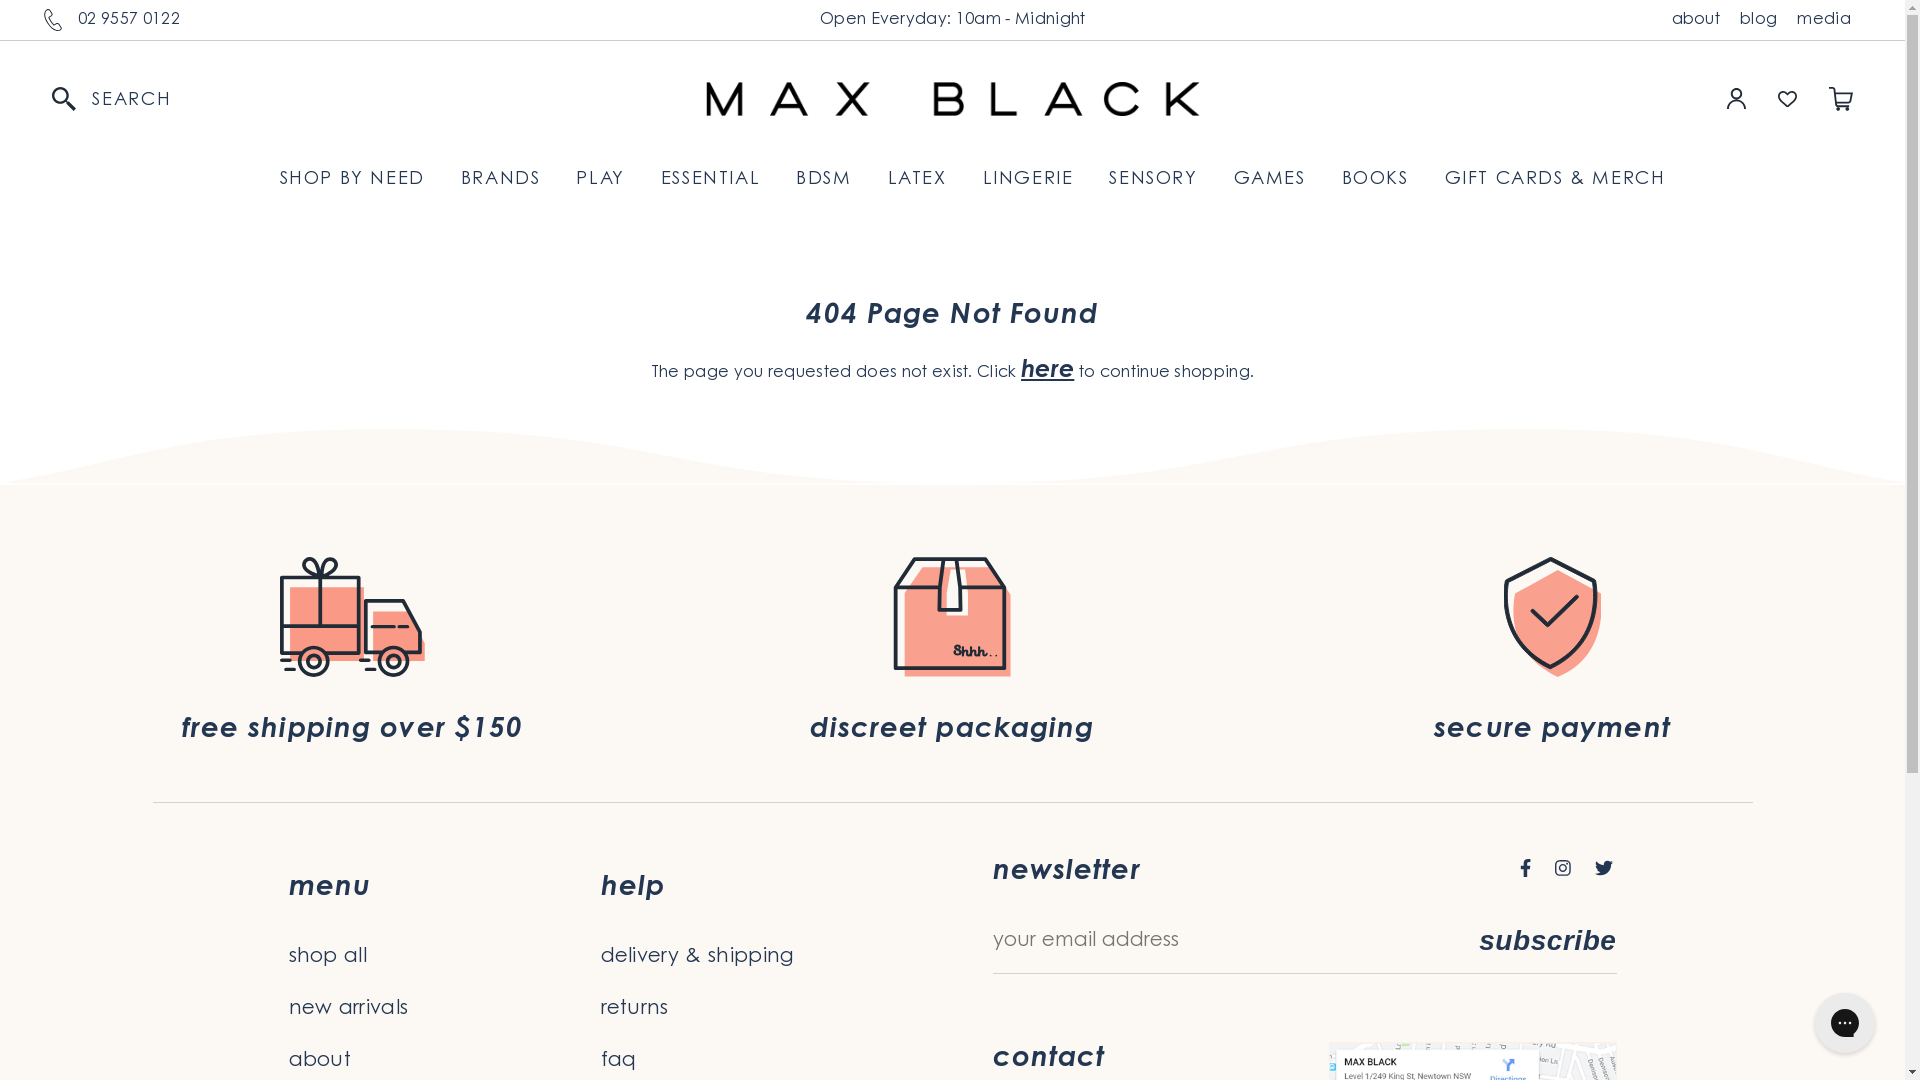 This screenshot has height=1080, width=1920. I want to click on 'GIFT CARDS & MERCH', so click(1444, 180).